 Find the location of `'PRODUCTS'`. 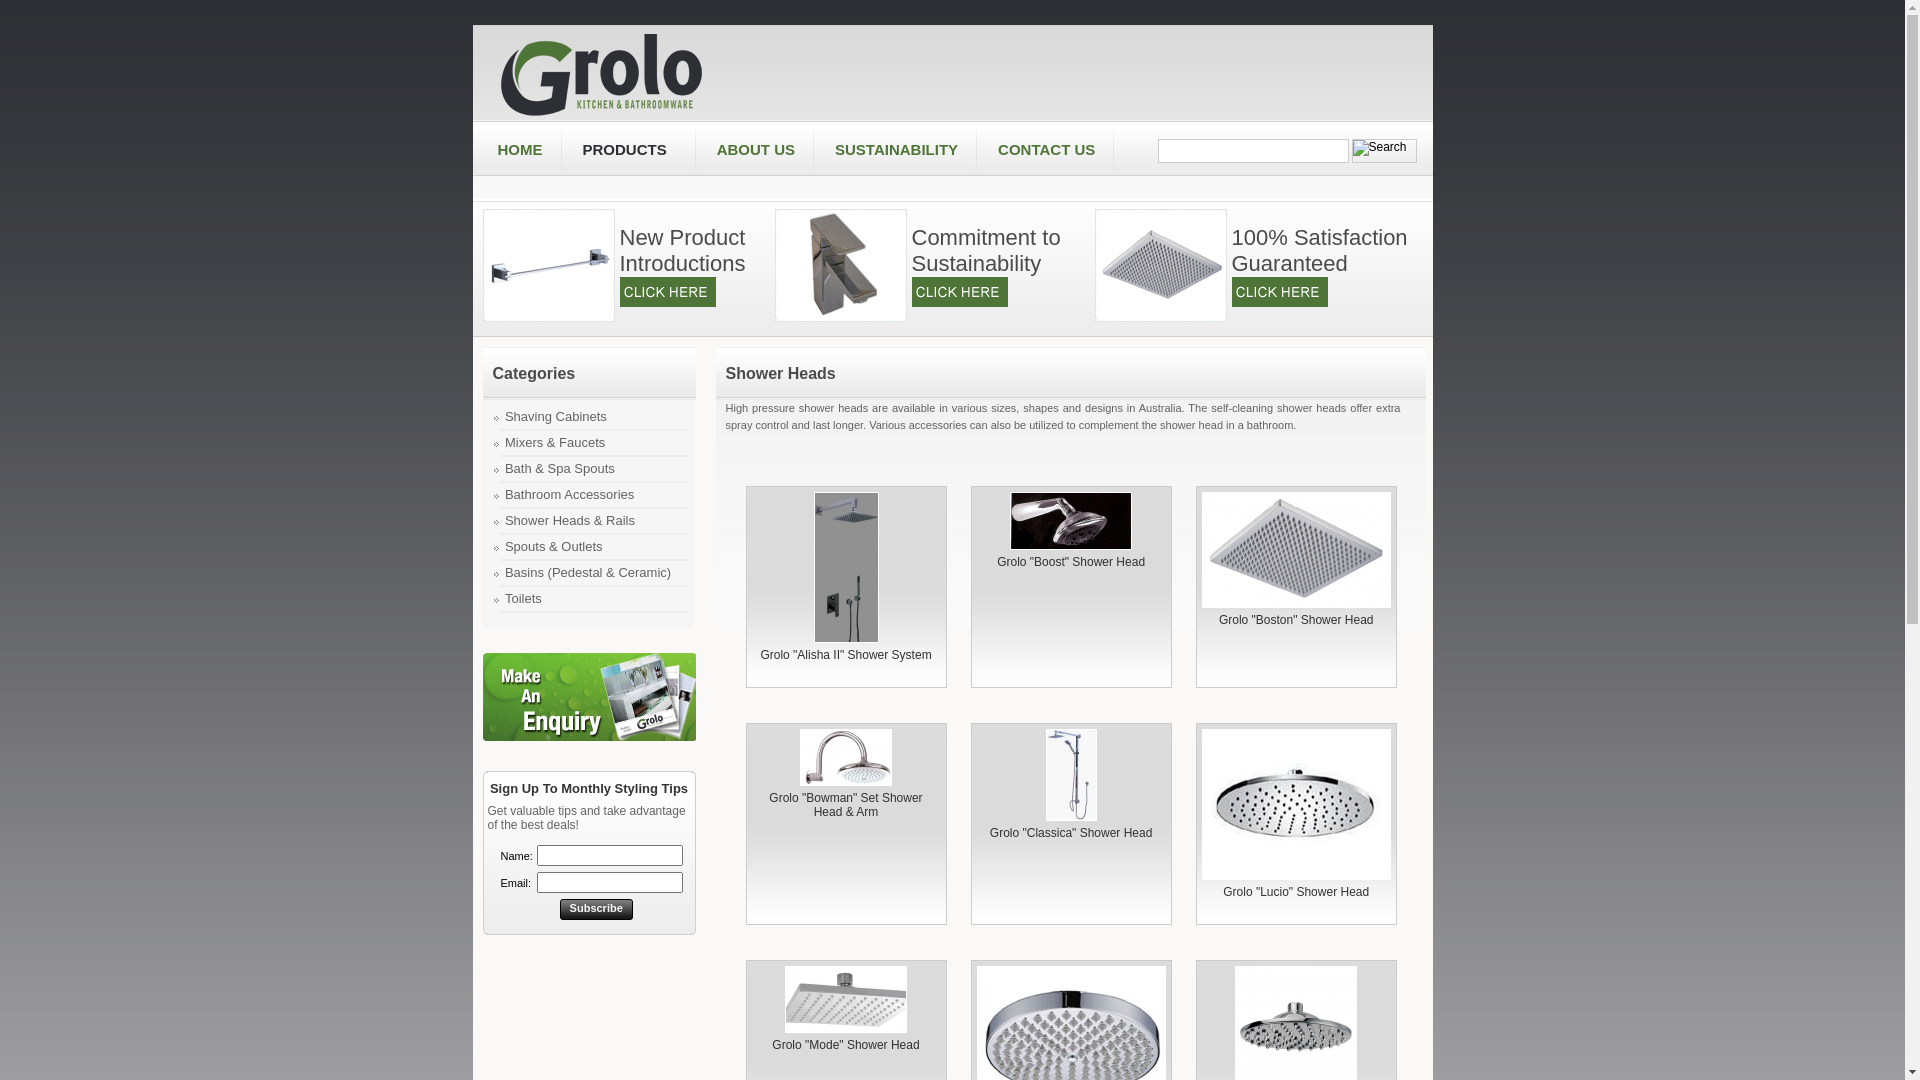

'PRODUCTS' is located at coordinates (627, 149).